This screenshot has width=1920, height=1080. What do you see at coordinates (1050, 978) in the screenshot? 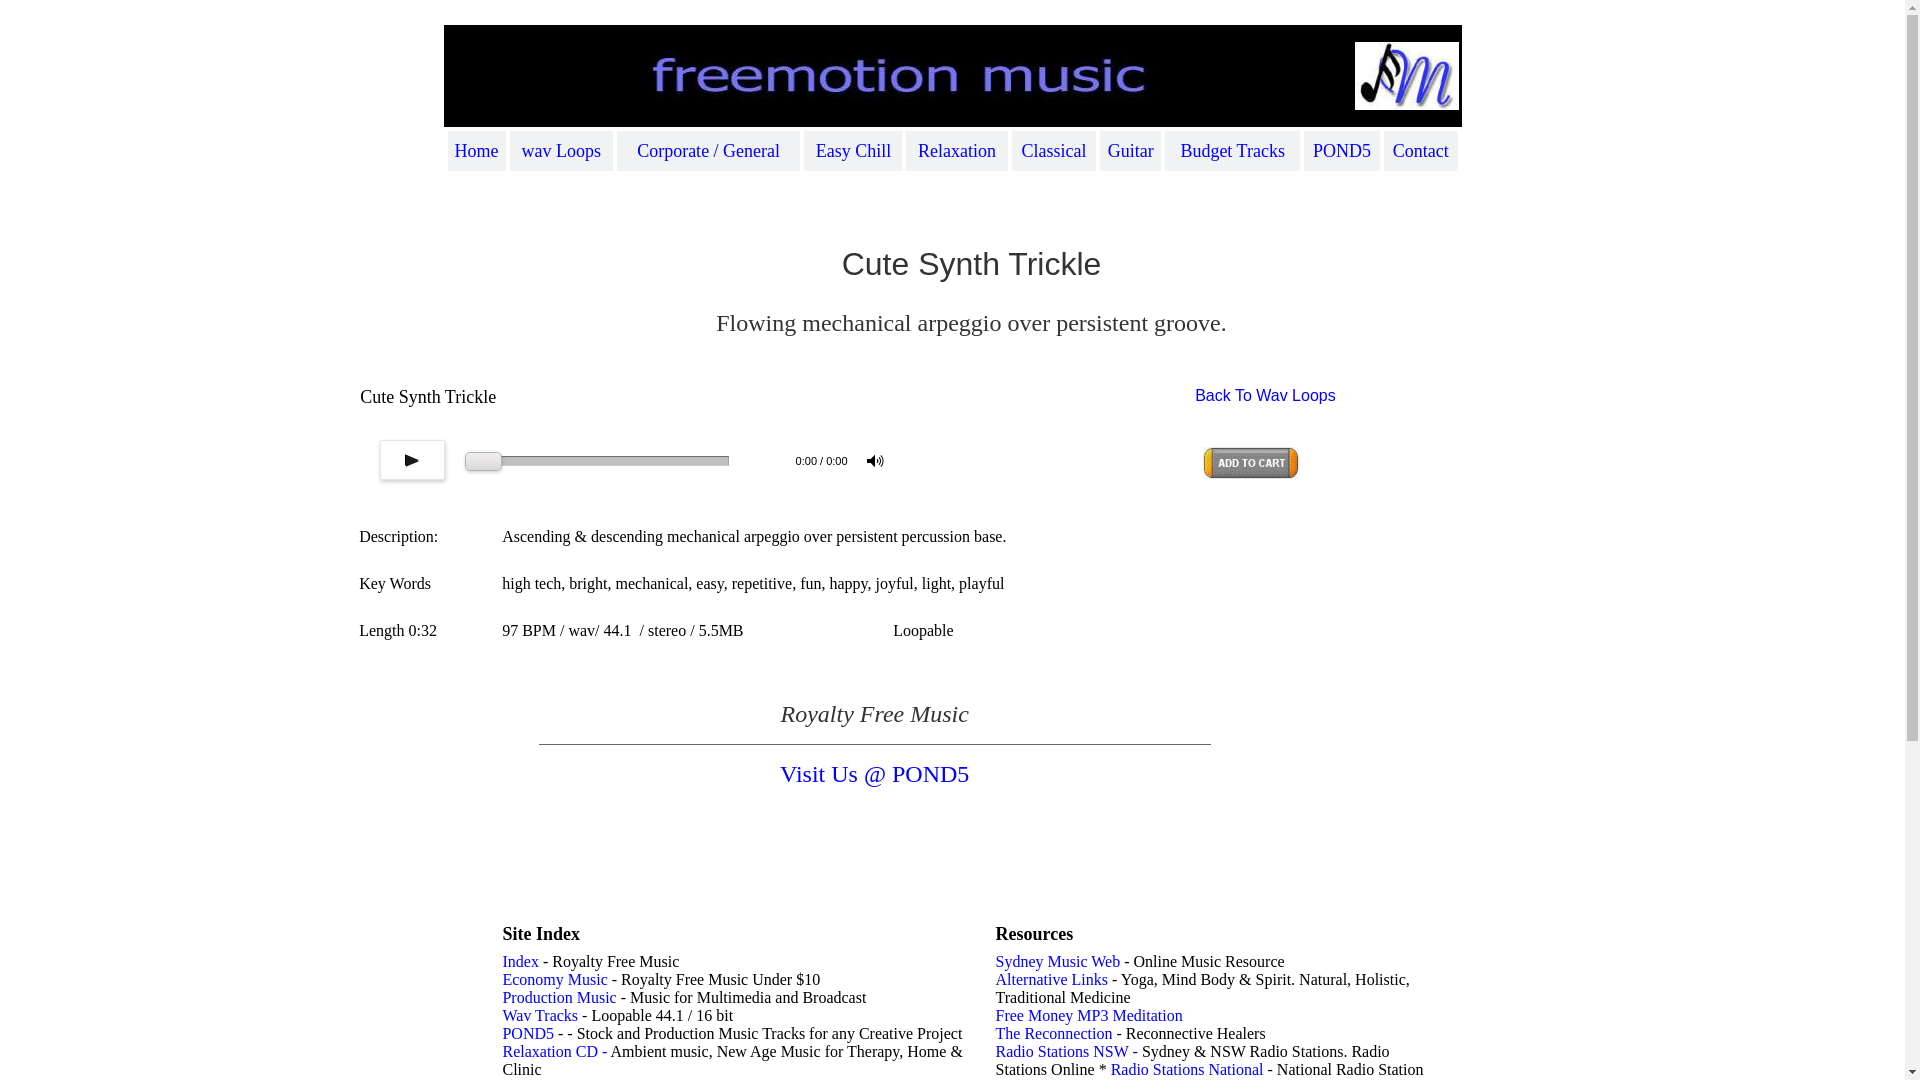
I see `'Alternative Links'` at bounding box center [1050, 978].